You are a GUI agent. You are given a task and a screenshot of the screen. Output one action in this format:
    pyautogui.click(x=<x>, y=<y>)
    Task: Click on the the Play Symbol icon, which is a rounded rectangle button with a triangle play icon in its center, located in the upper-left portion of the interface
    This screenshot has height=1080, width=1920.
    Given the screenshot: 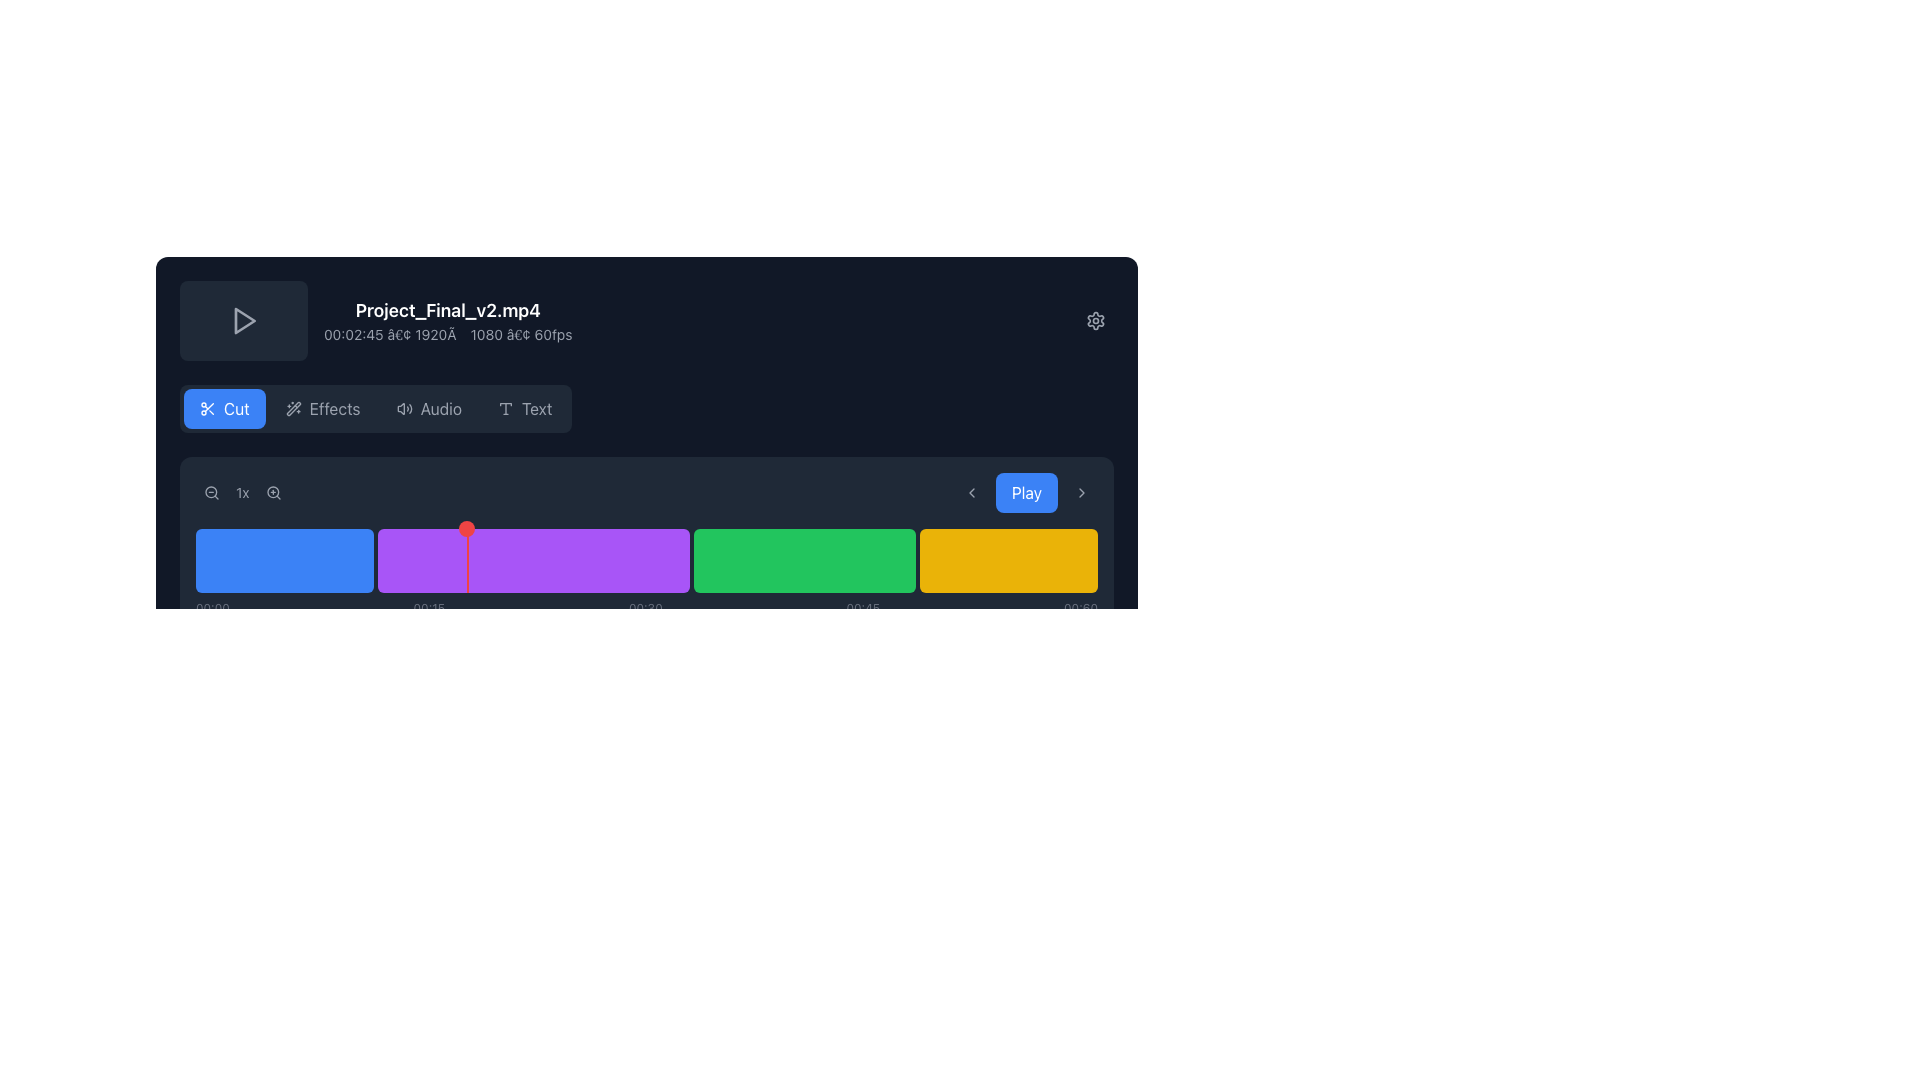 What is the action you would take?
    pyautogui.click(x=243, y=319)
    